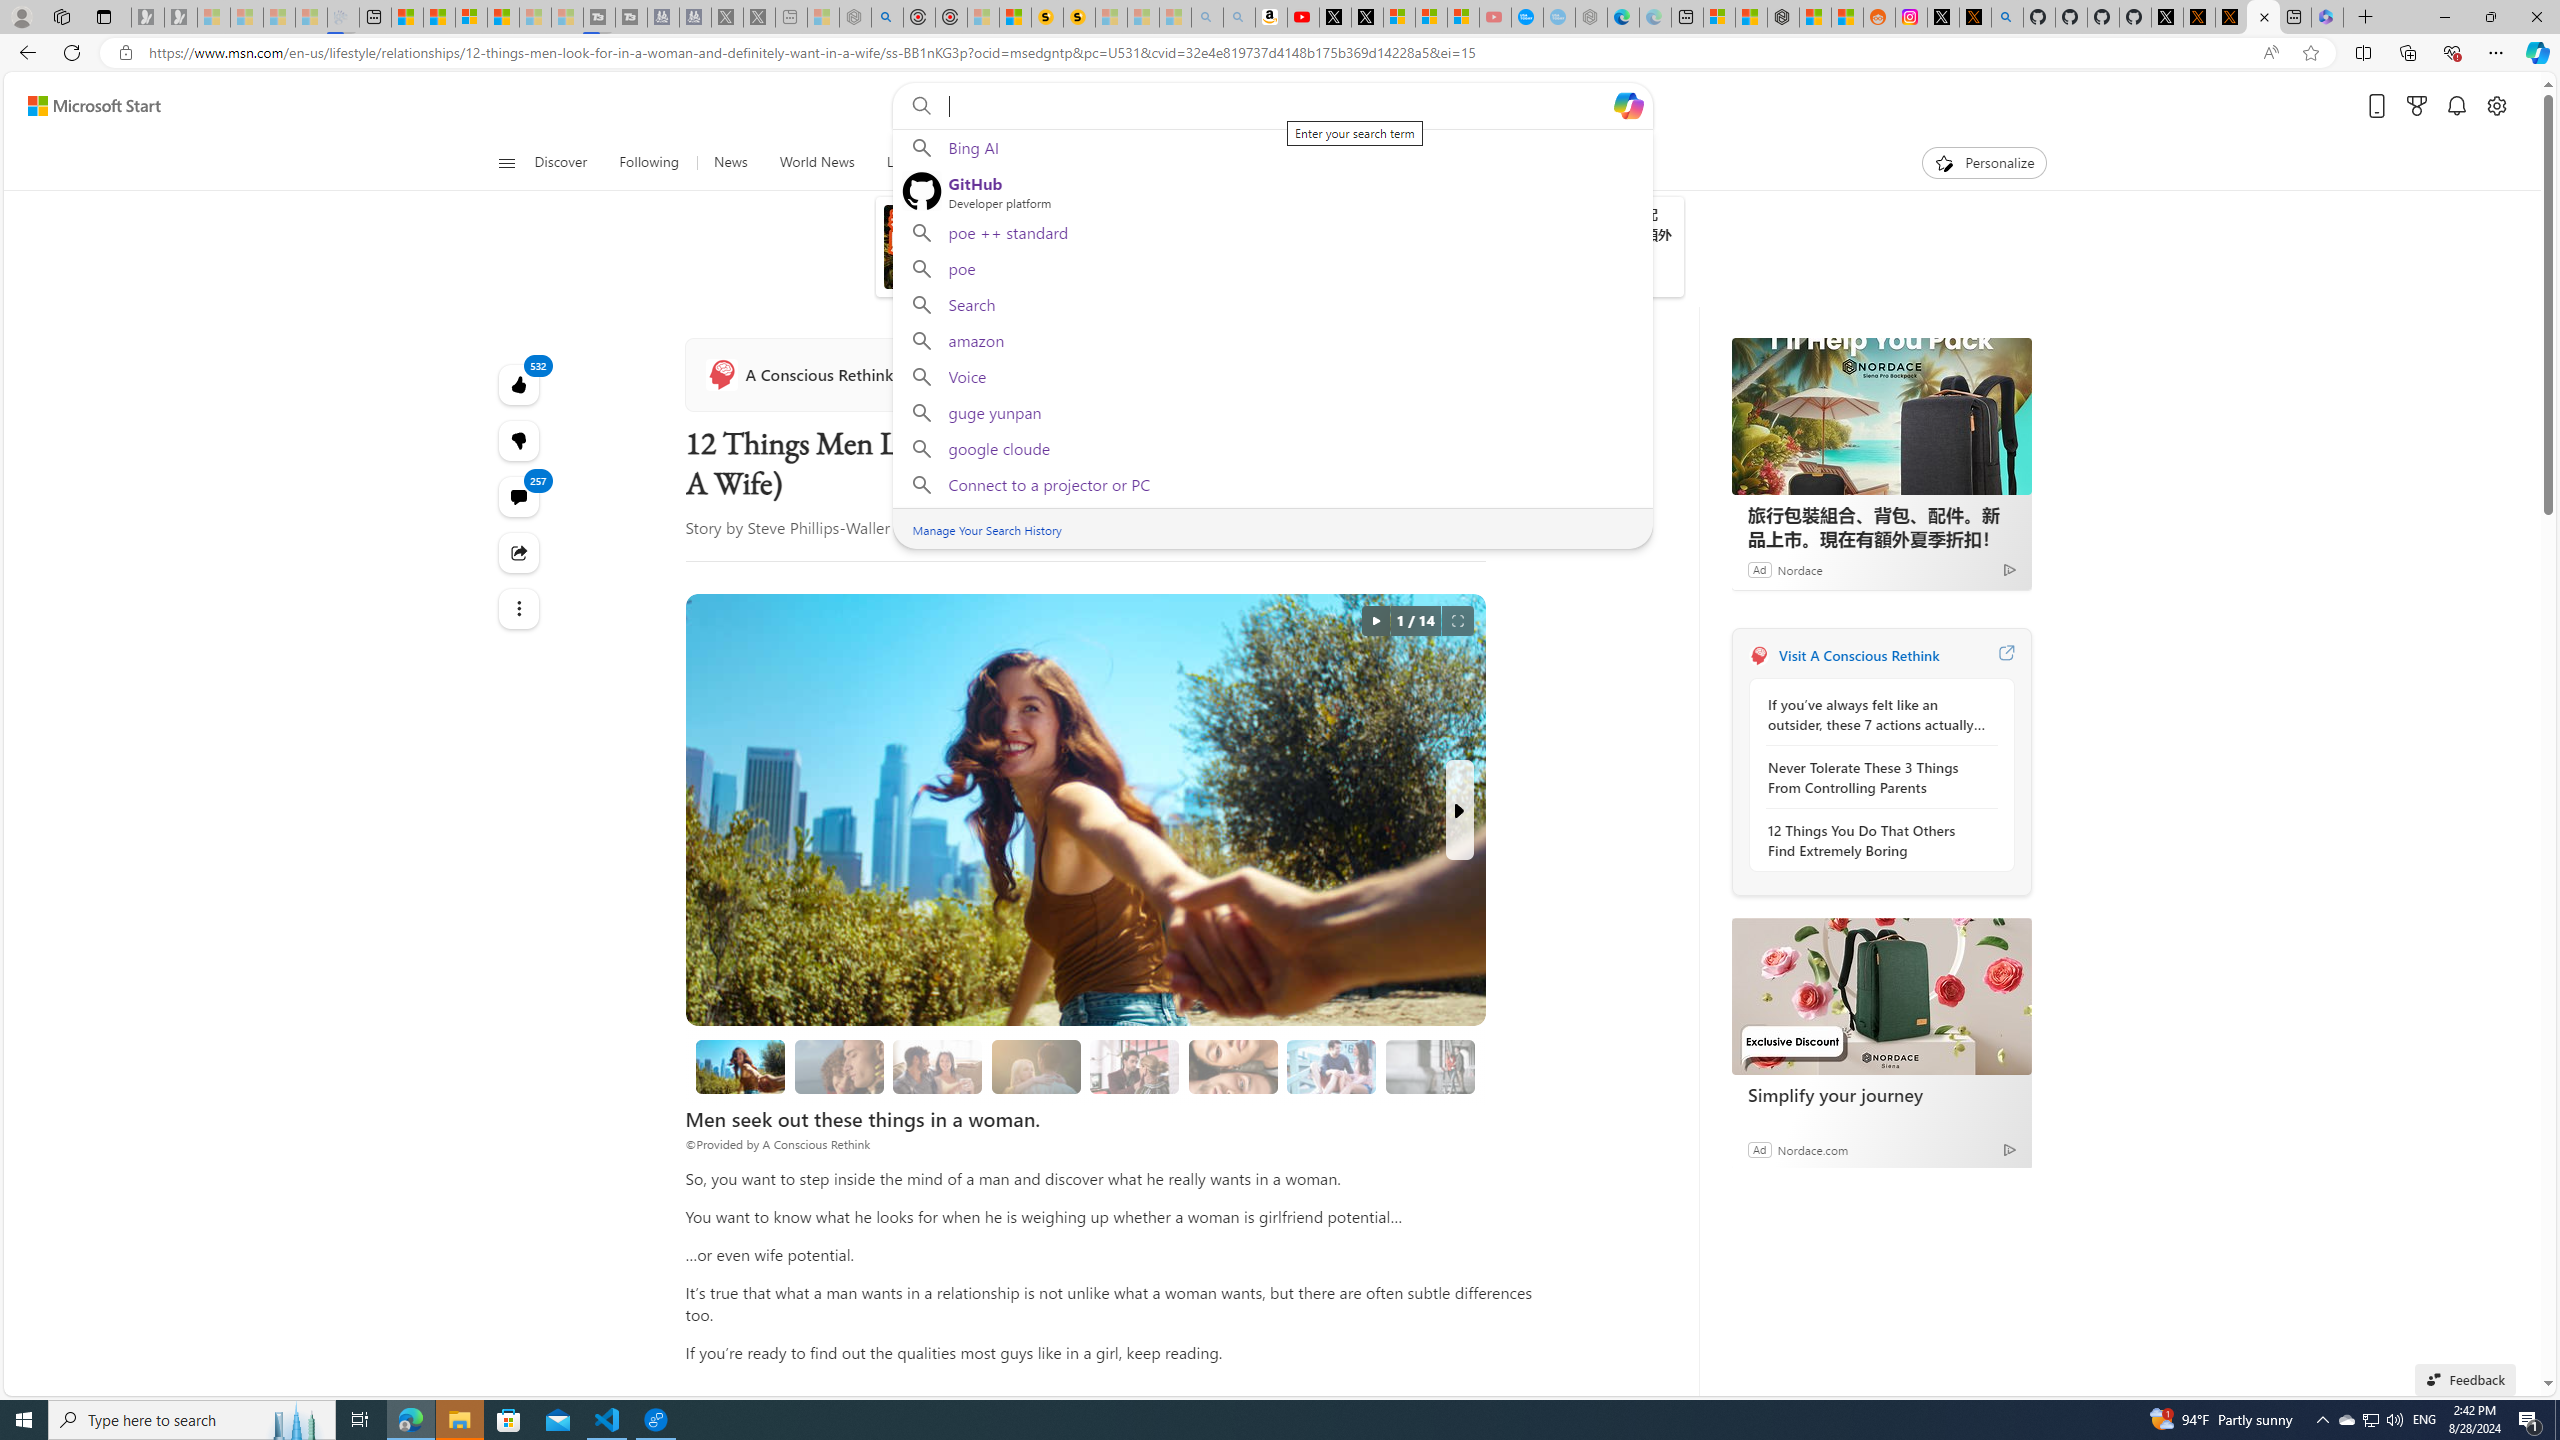  I want to click on 'Full screen', so click(1456, 620).